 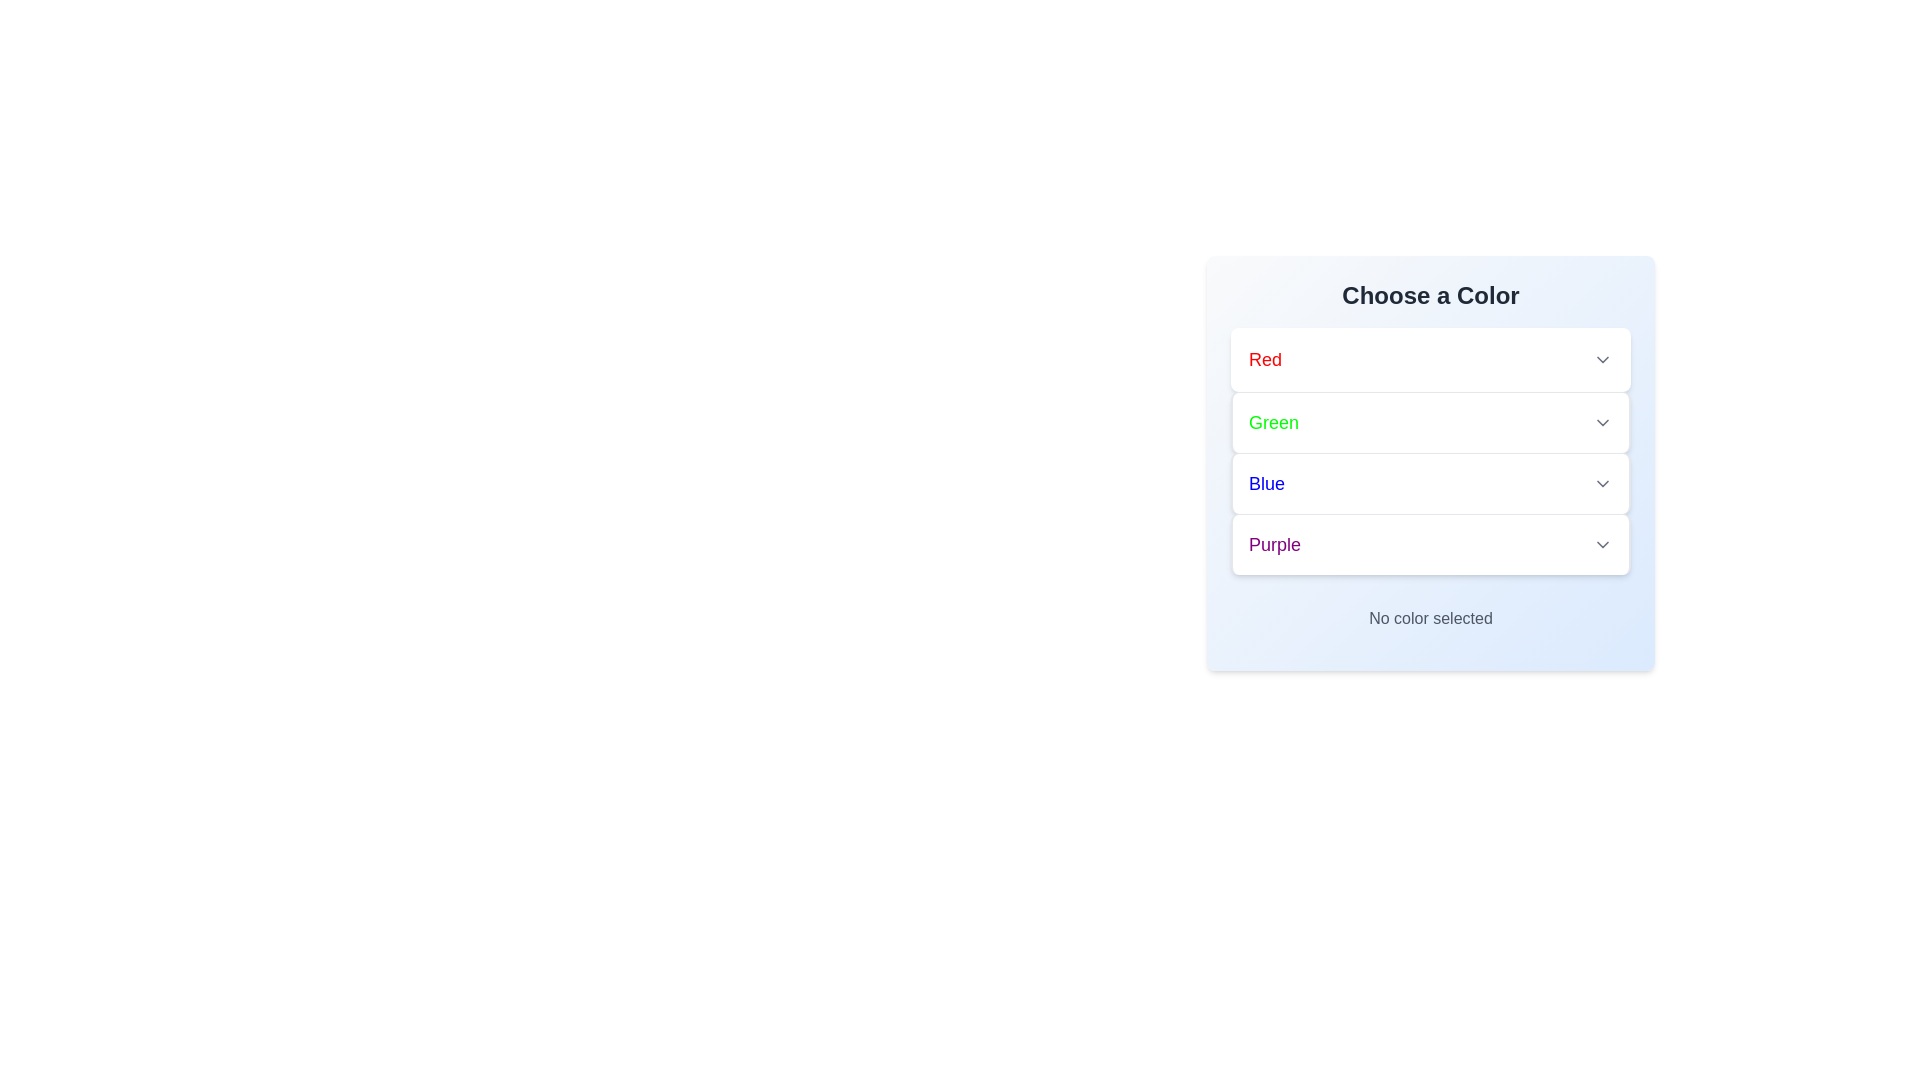 I want to click on the color Green to select it, so click(x=1429, y=421).